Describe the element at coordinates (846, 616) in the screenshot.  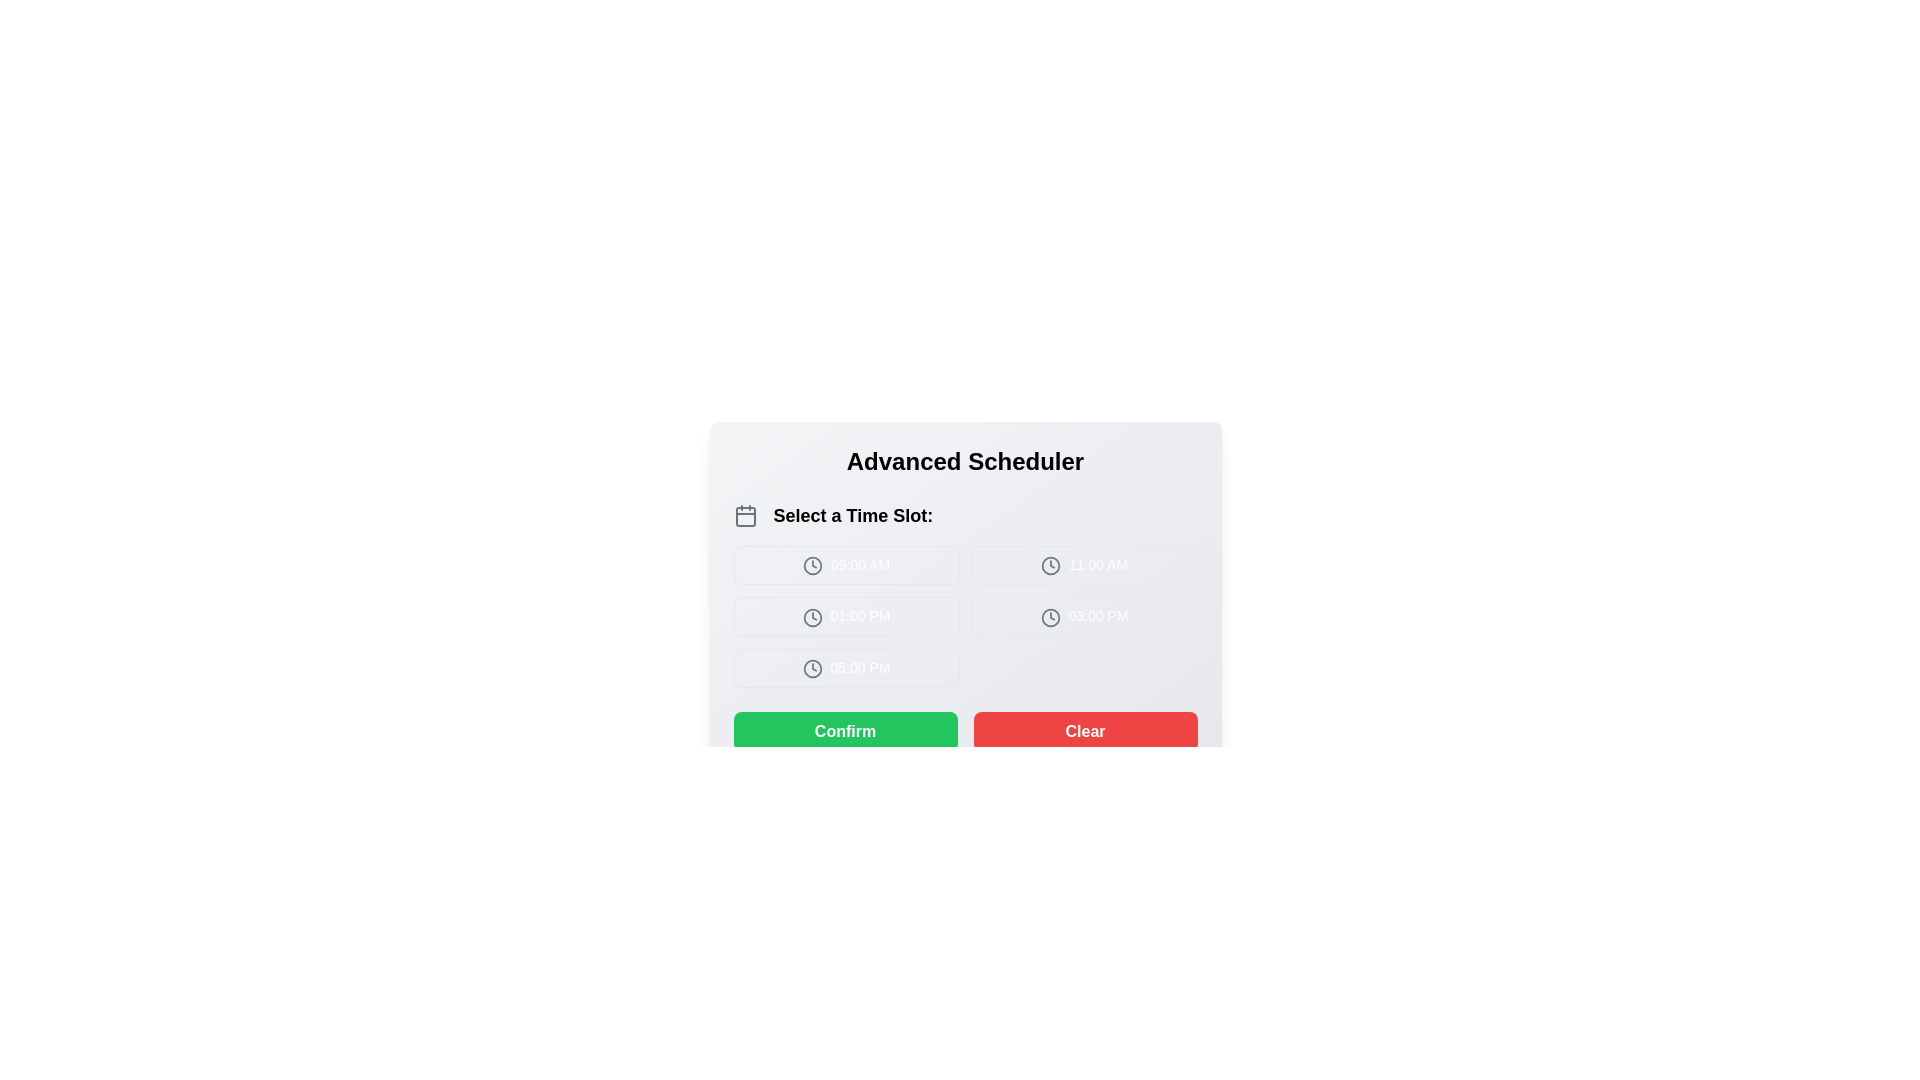
I see `the time selection button for '01:00 PM' in the scheduling interface` at that location.